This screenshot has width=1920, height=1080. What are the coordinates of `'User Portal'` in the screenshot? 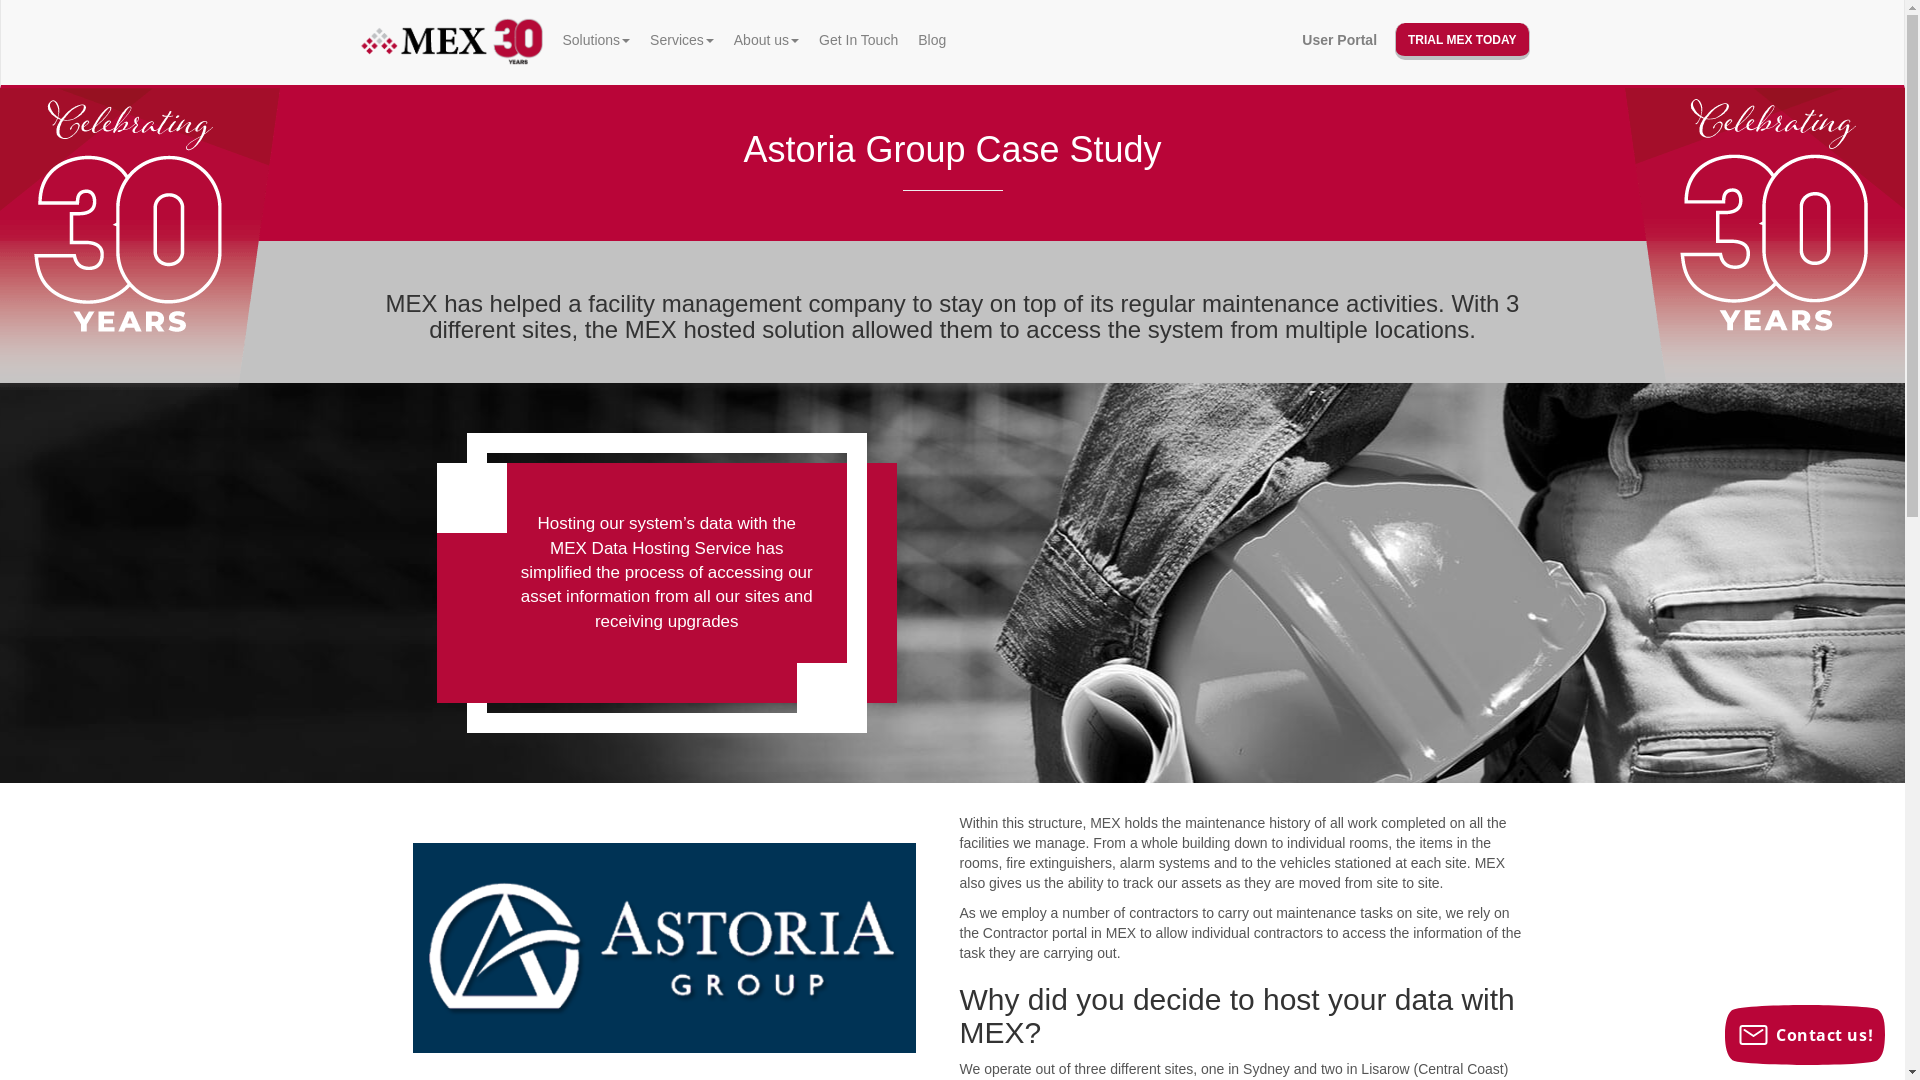 It's located at (1291, 39).